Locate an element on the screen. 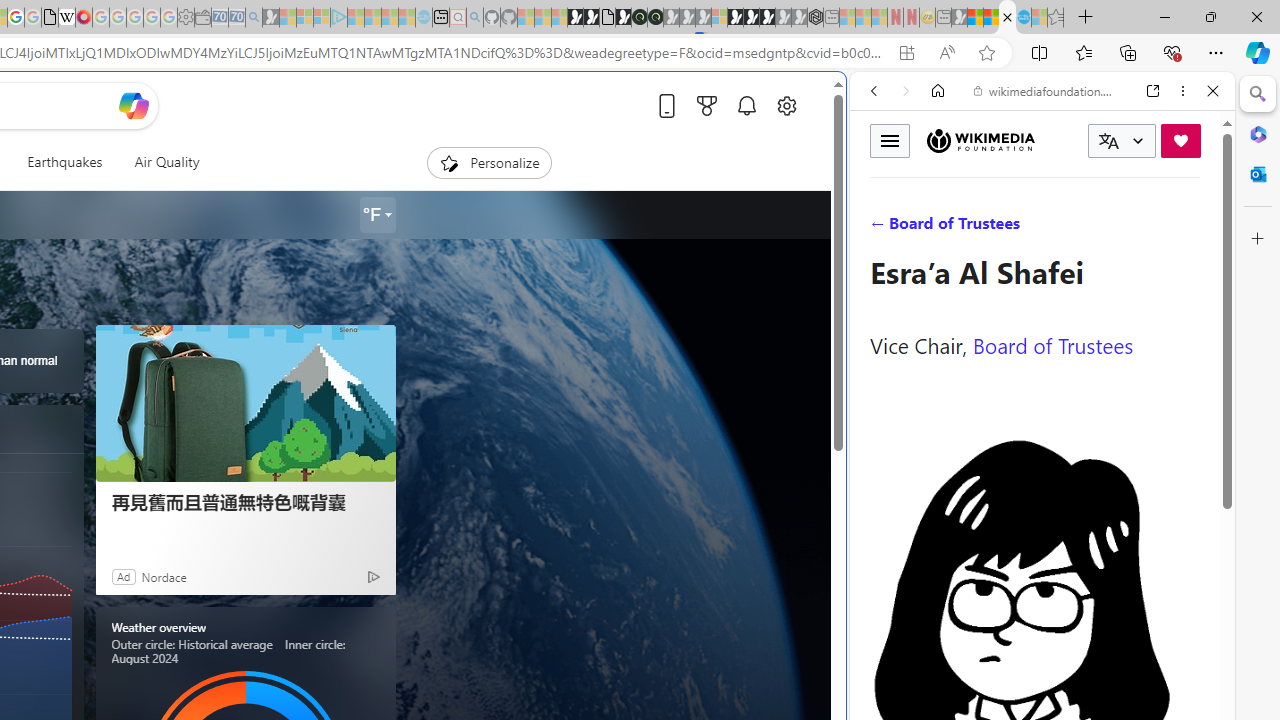  'MediaWiki' is located at coordinates (82, 17).